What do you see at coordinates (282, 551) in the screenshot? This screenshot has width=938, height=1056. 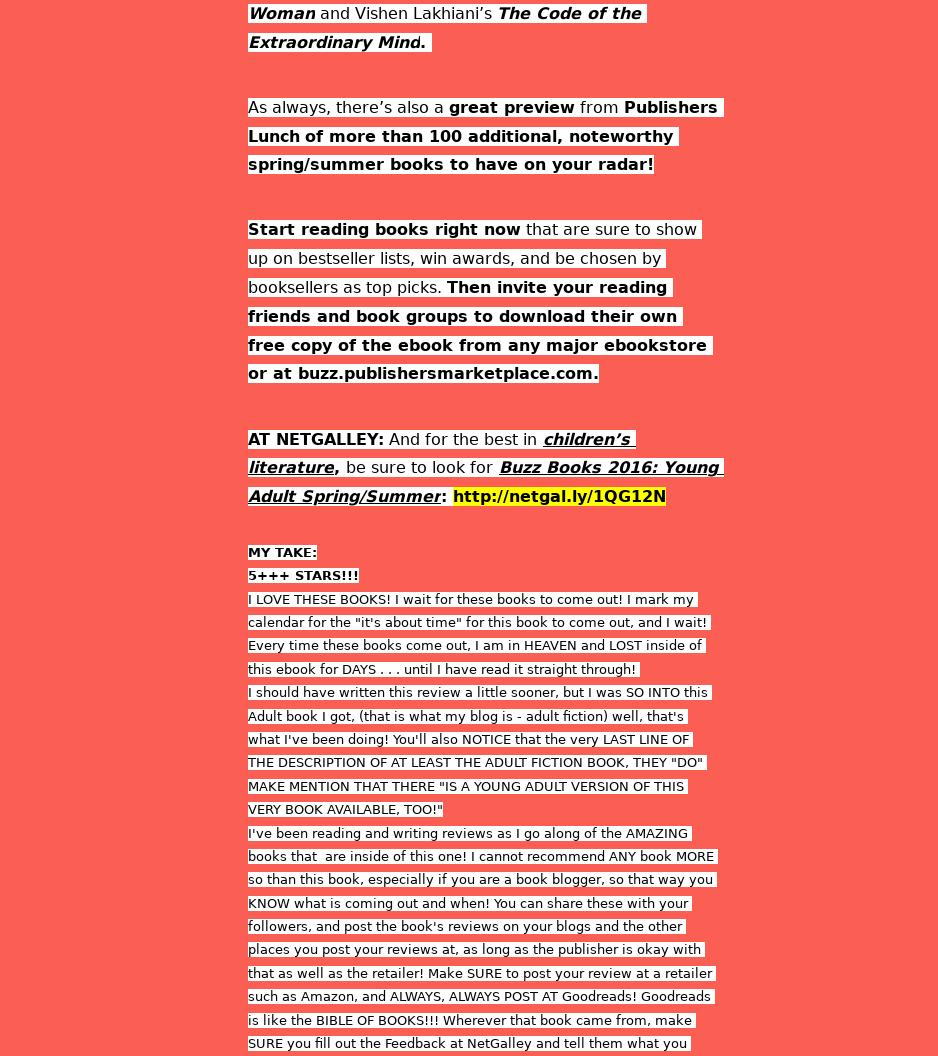 I see `'MY TAKE:'` at bounding box center [282, 551].